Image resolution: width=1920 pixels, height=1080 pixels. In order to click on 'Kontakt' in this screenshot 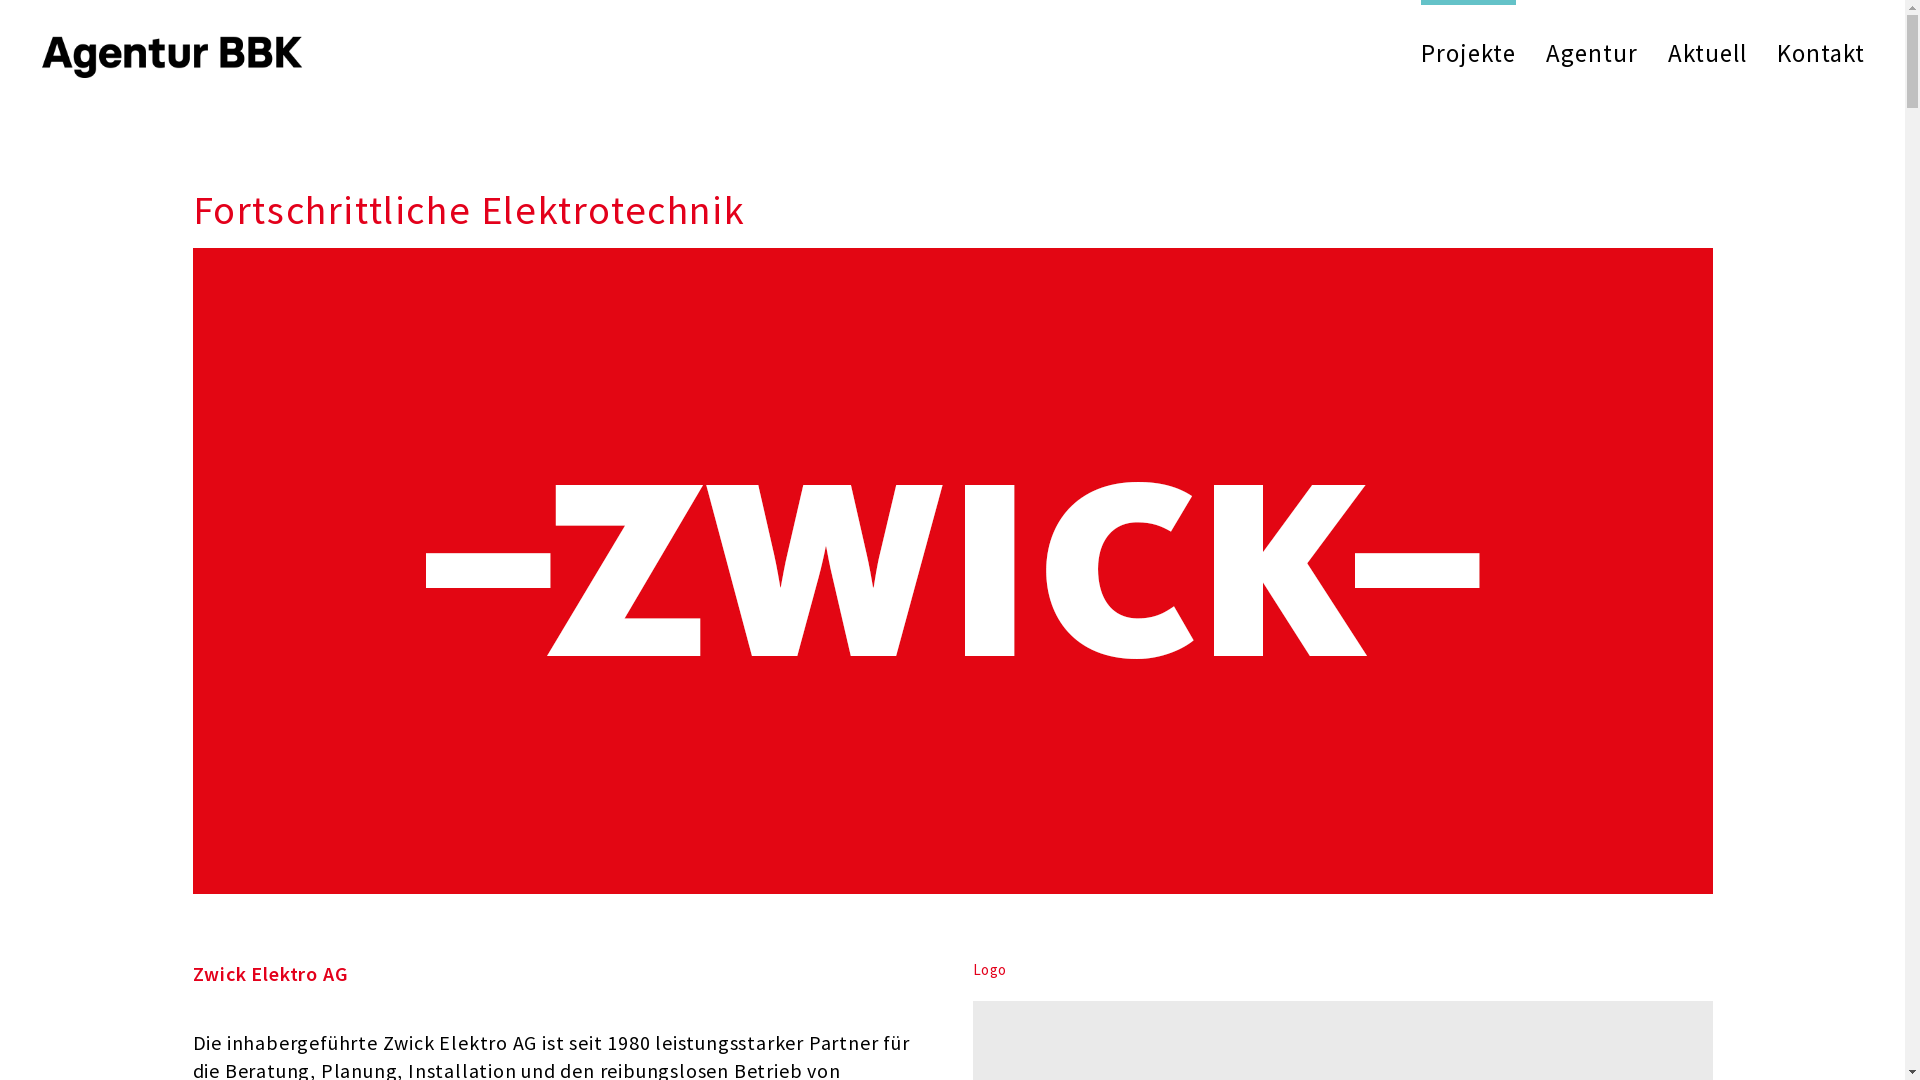, I will do `click(1820, 52)`.